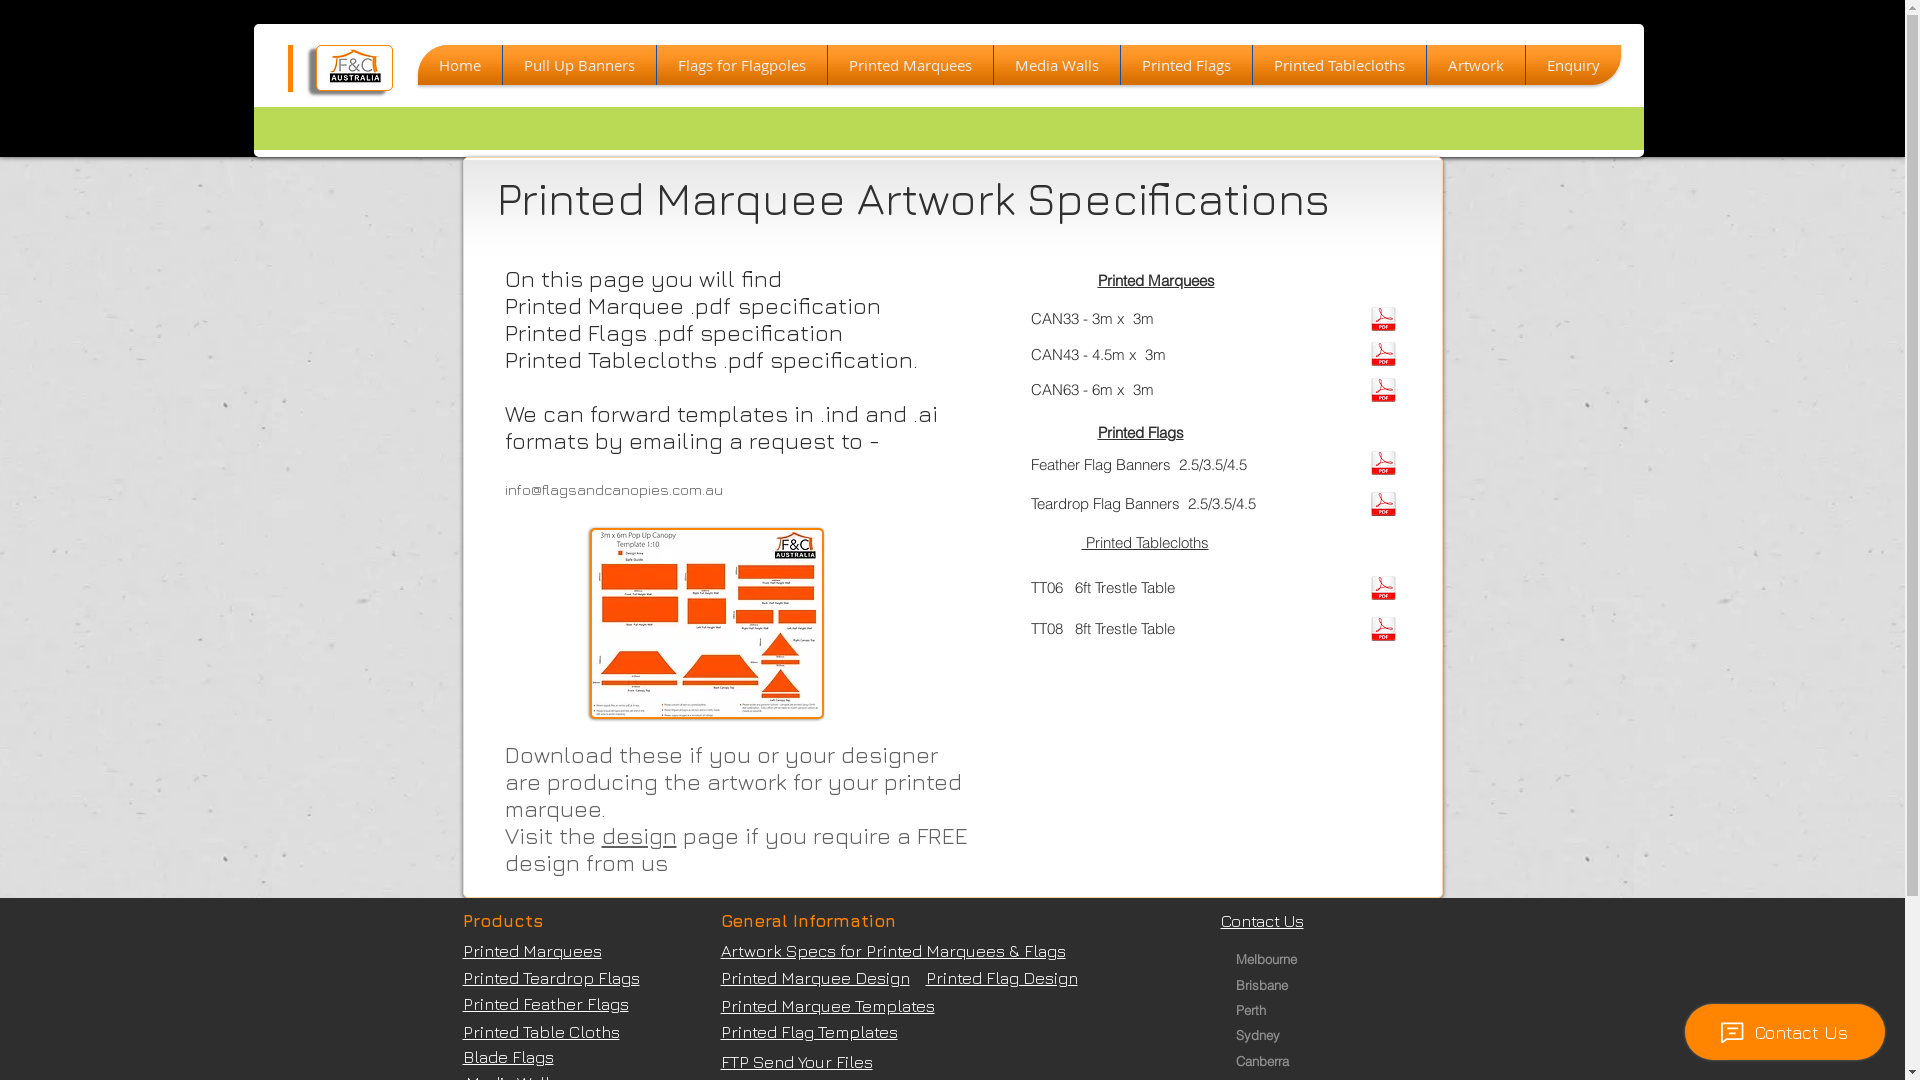 This screenshot has height=1080, width=1920. Describe the element at coordinates (807, 921) in the screenshot. I see `'General Information'` at that location.